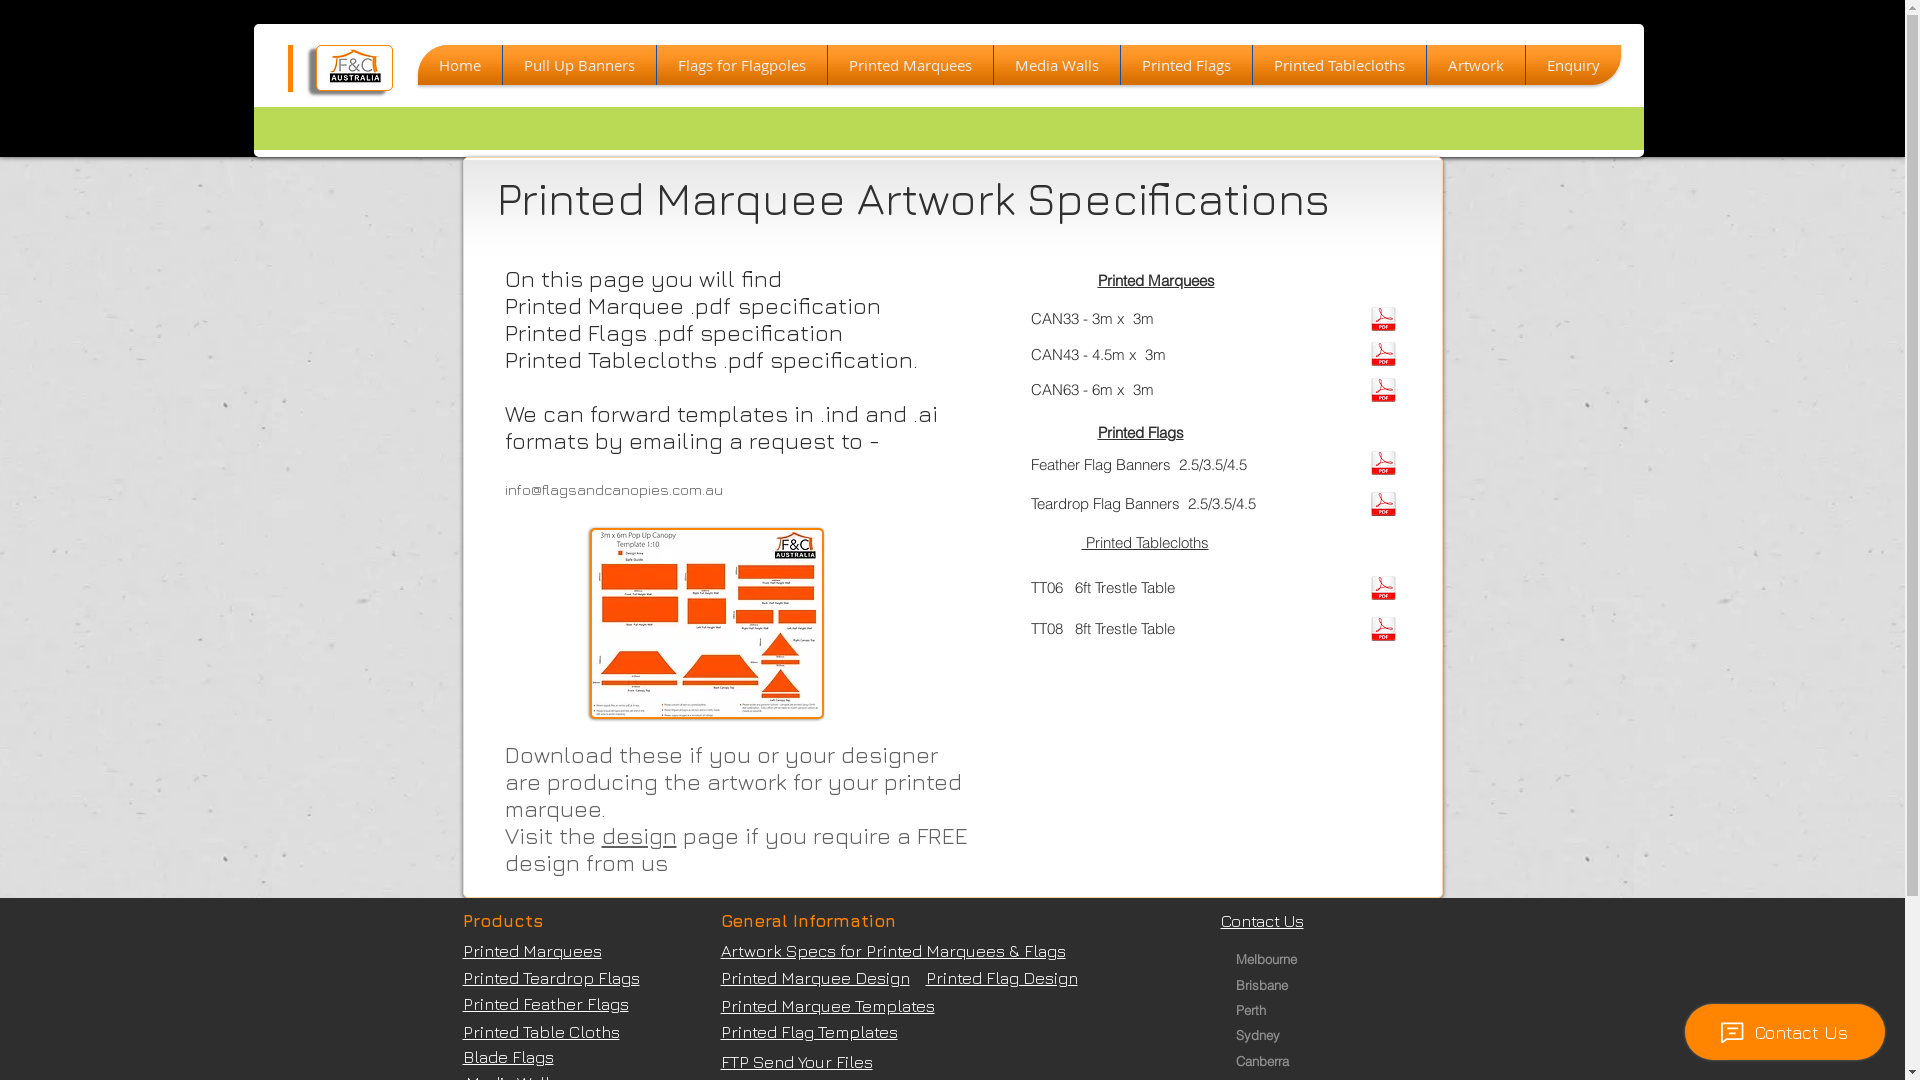 This screenshot has height=1080, width=1920. Describe the element at coordinates (807, 921) in the screenshot. I see `'General Information'` at that location.